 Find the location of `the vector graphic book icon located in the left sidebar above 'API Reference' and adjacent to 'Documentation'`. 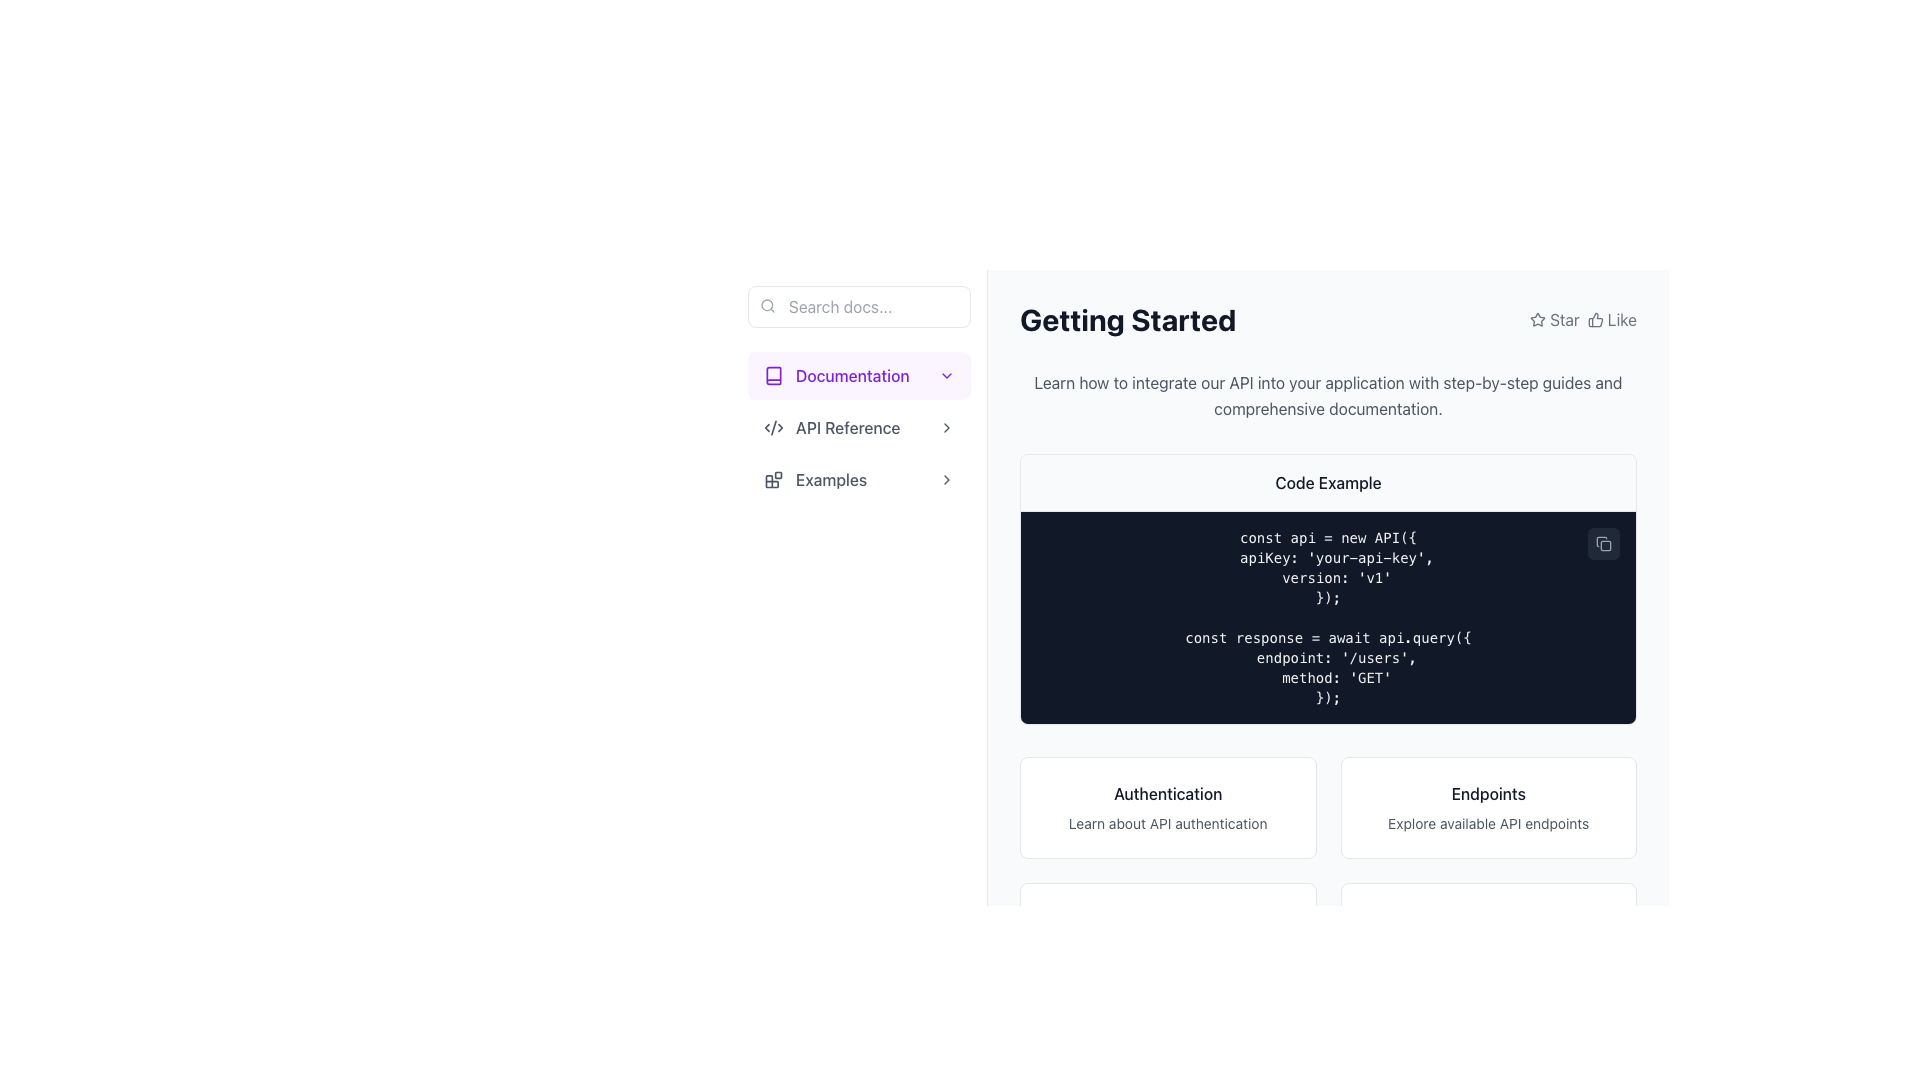

the vector graphic book icon located in the left sidebar above 'API Reference' and adjacent to 'Documentation' is located at coordinates (772, 375).